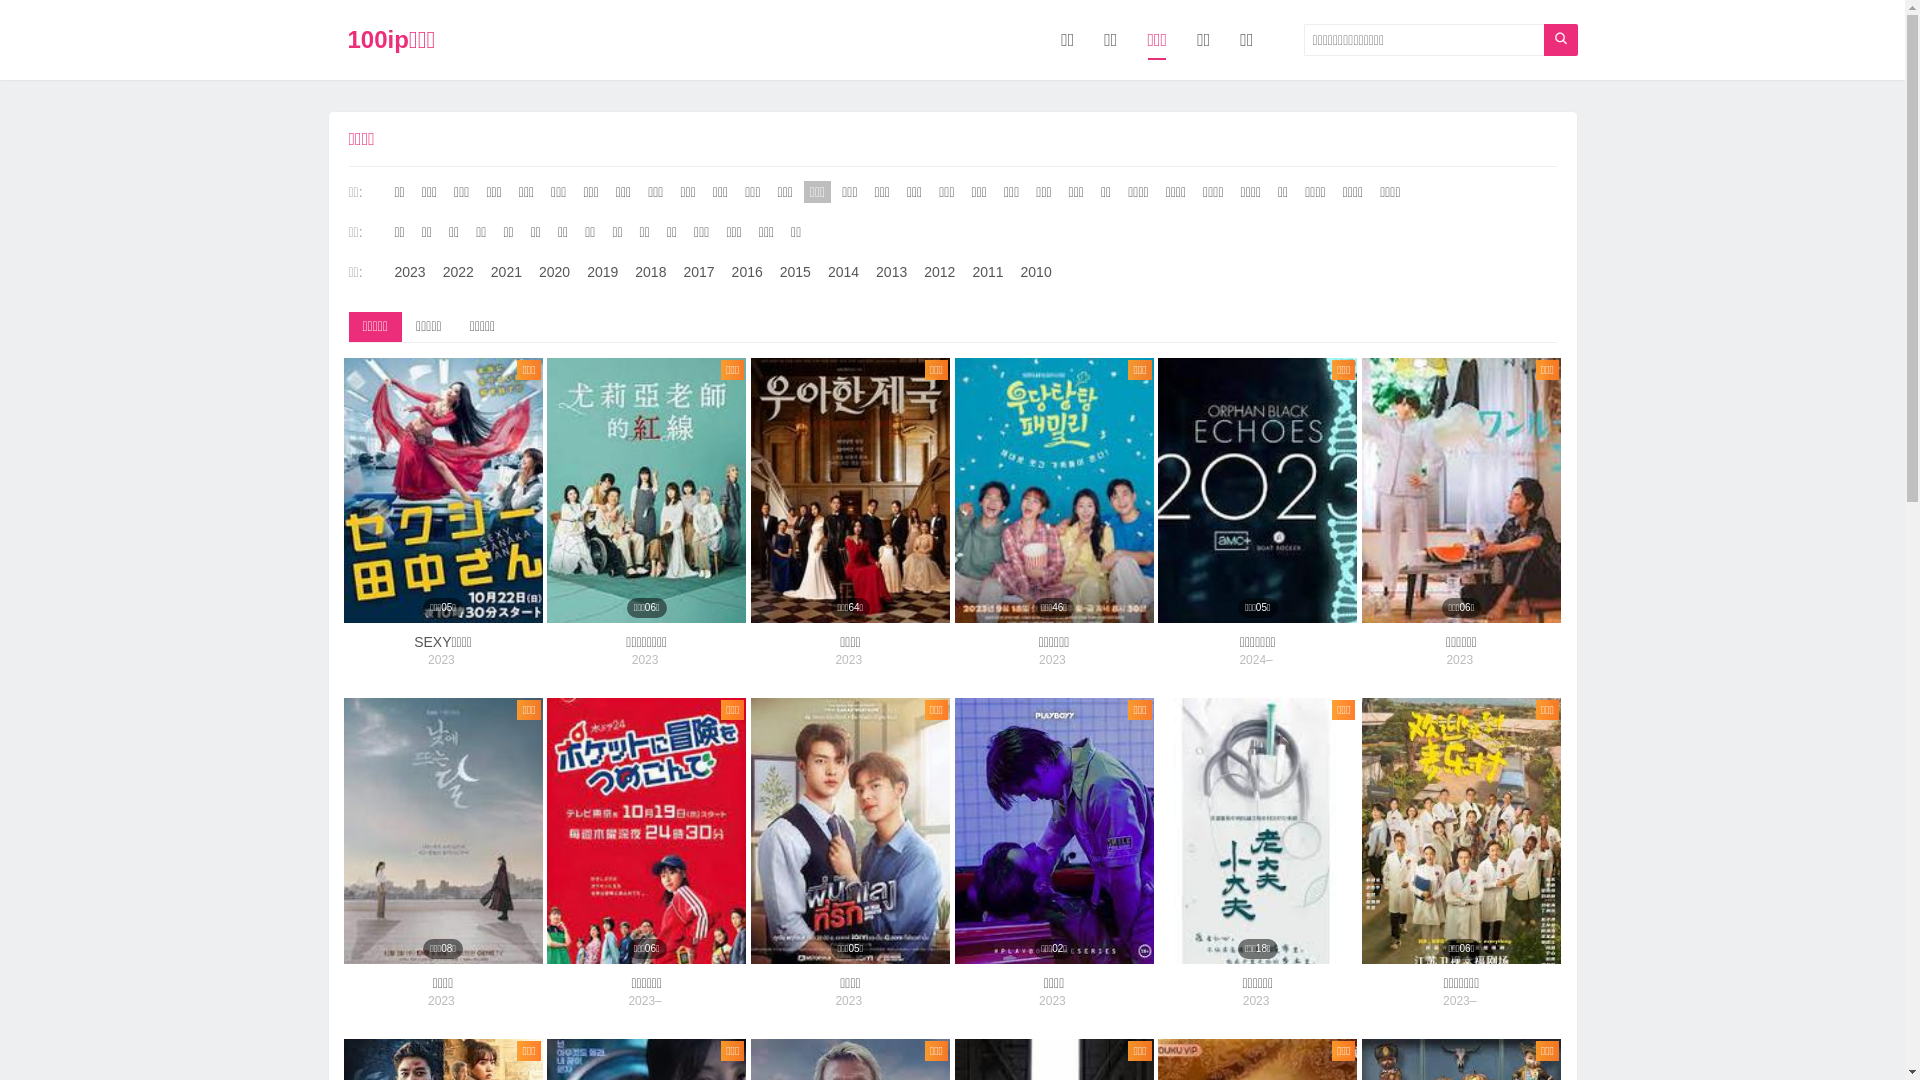 The width and height of the screenshot is (1920, 1080). I want to click on '2022', so click(457, 272).